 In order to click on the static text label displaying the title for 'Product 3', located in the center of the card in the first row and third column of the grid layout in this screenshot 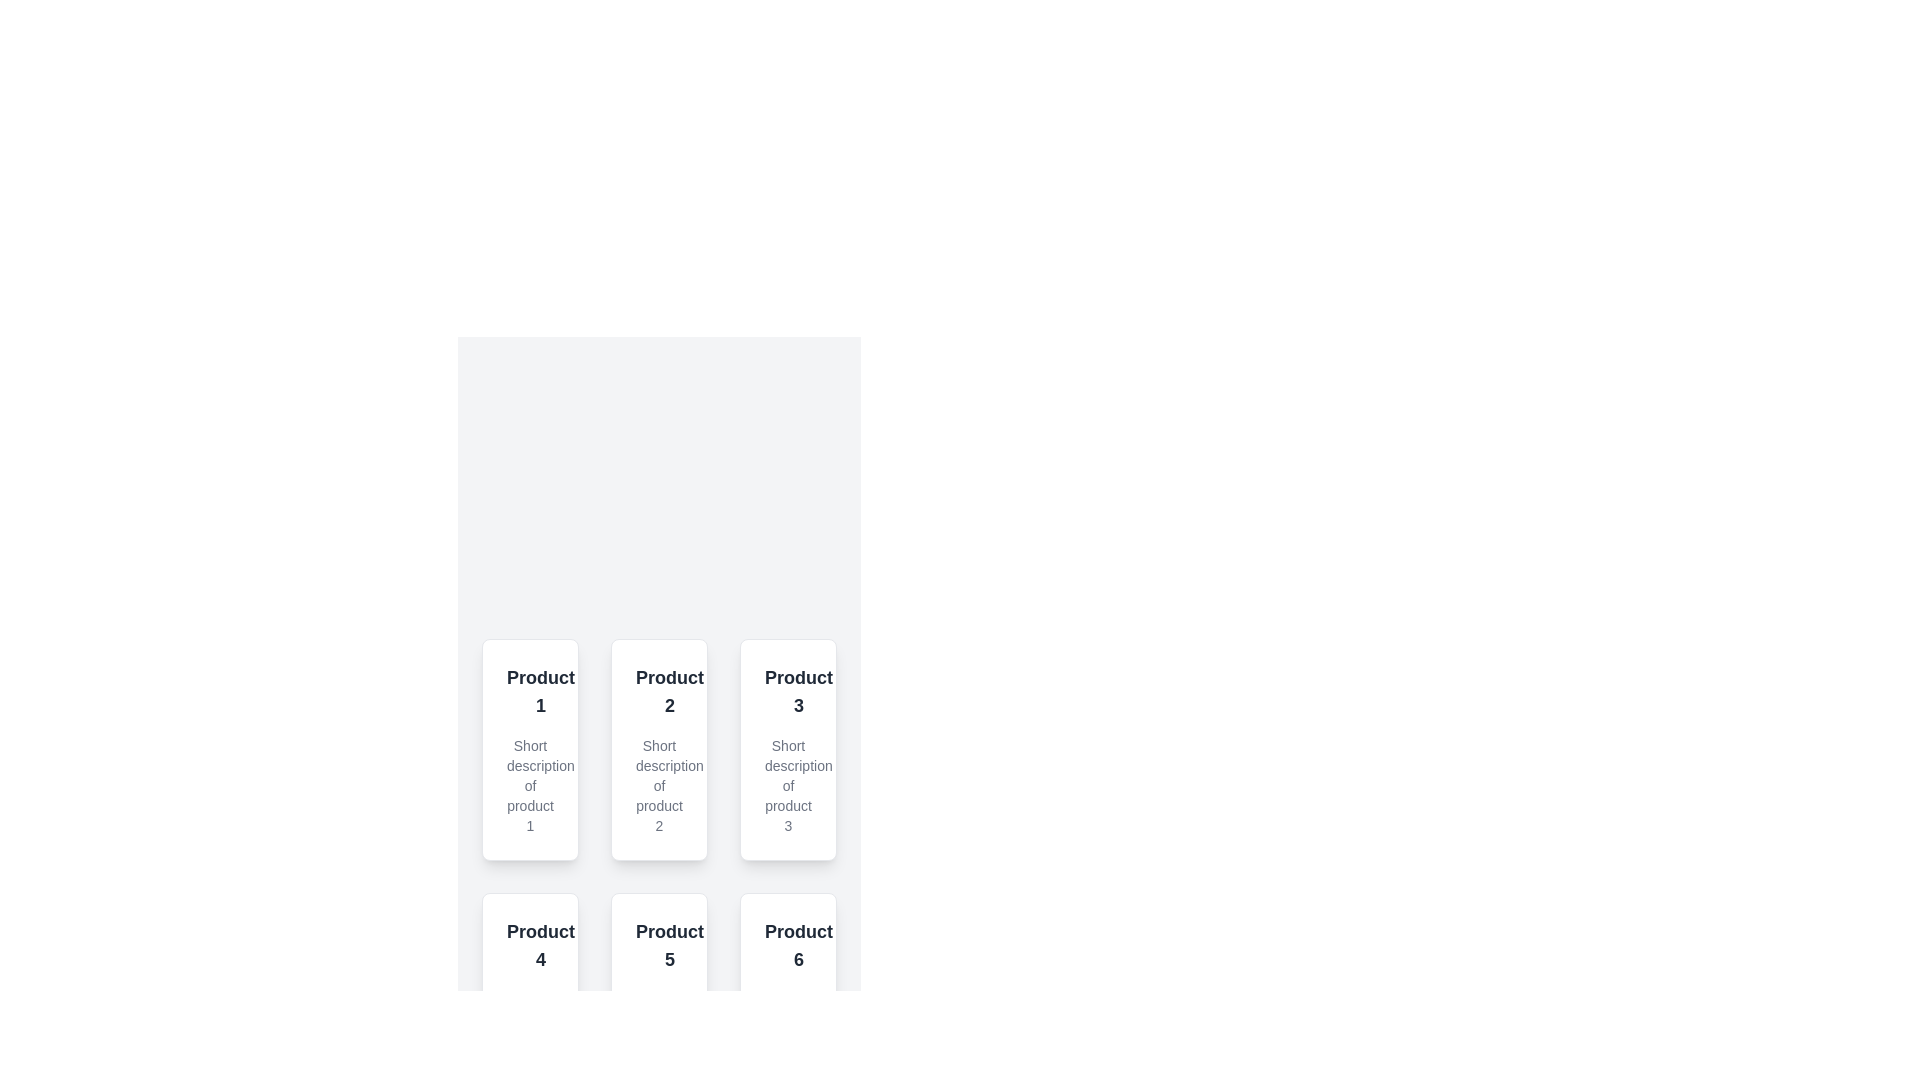, I will do `click(798, 690)`.